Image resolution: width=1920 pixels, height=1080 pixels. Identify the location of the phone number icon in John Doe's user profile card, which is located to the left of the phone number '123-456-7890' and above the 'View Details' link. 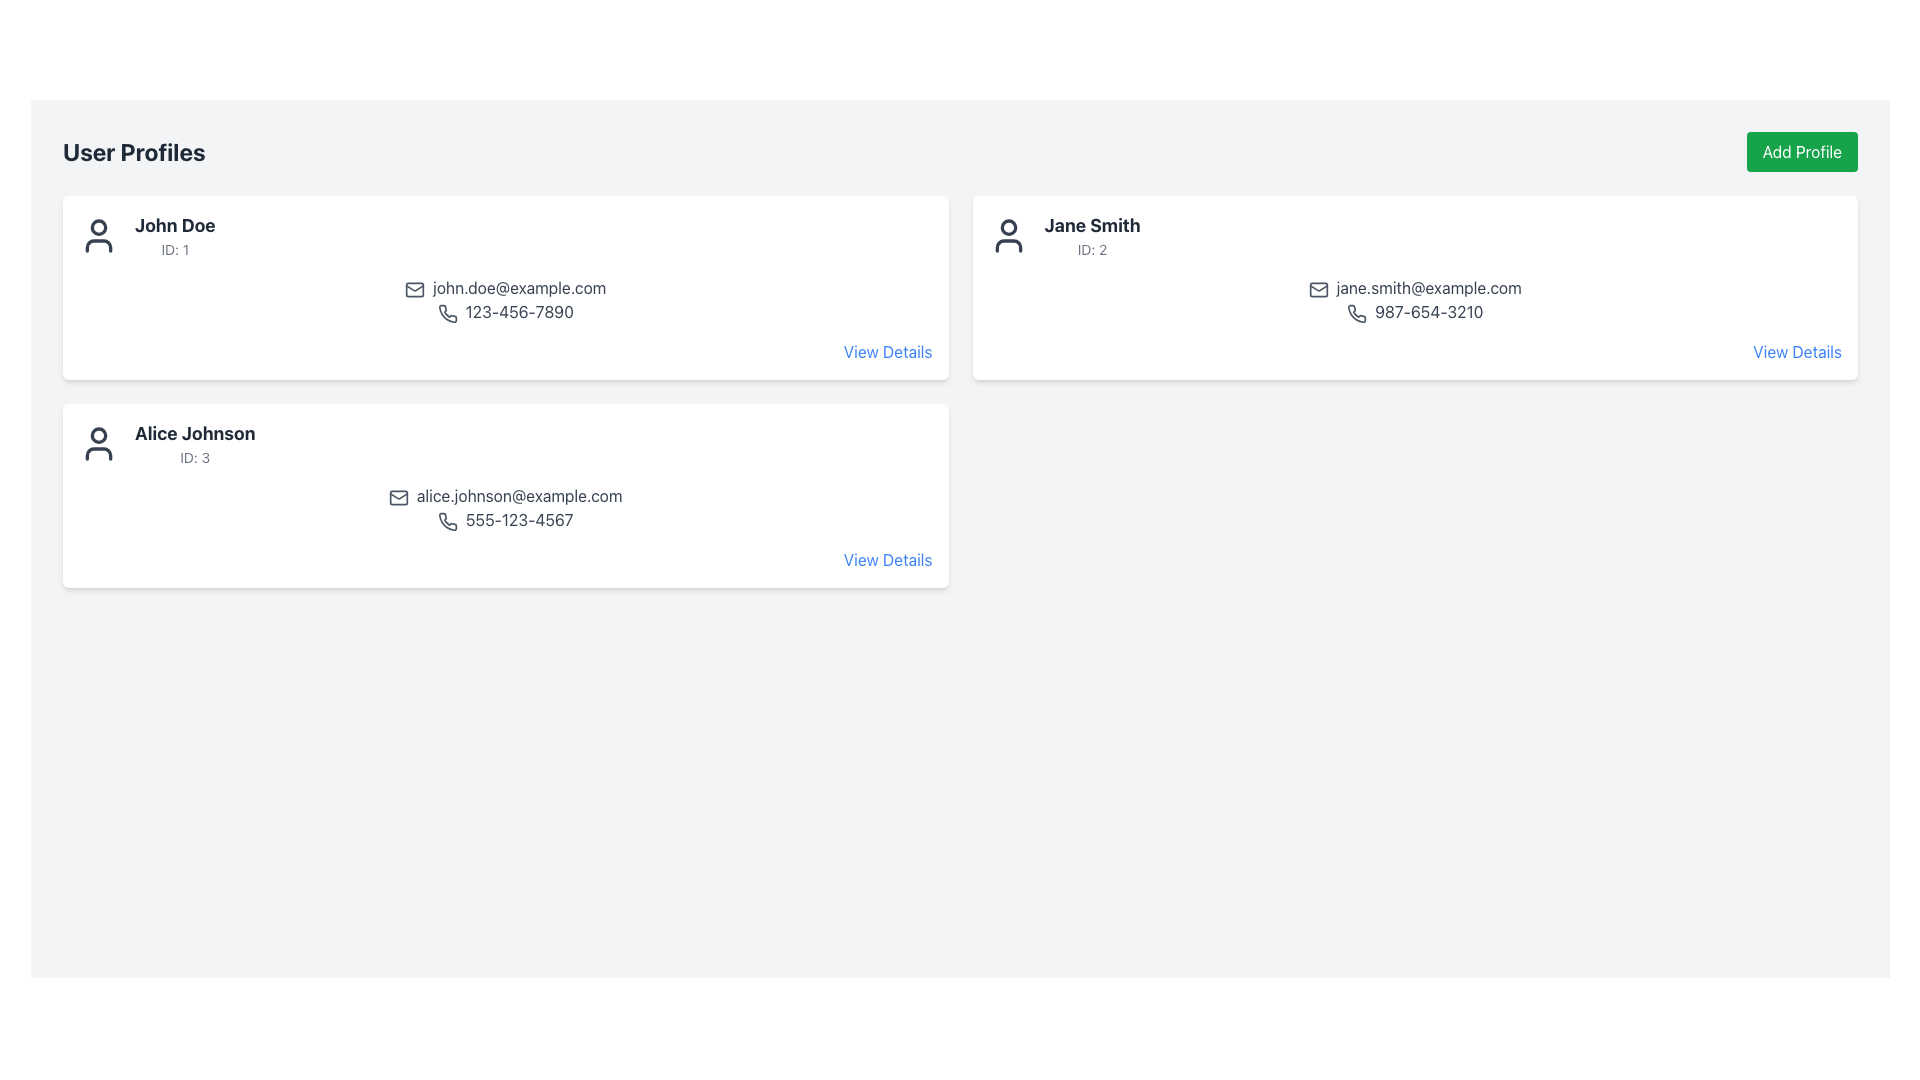
(446, 313).